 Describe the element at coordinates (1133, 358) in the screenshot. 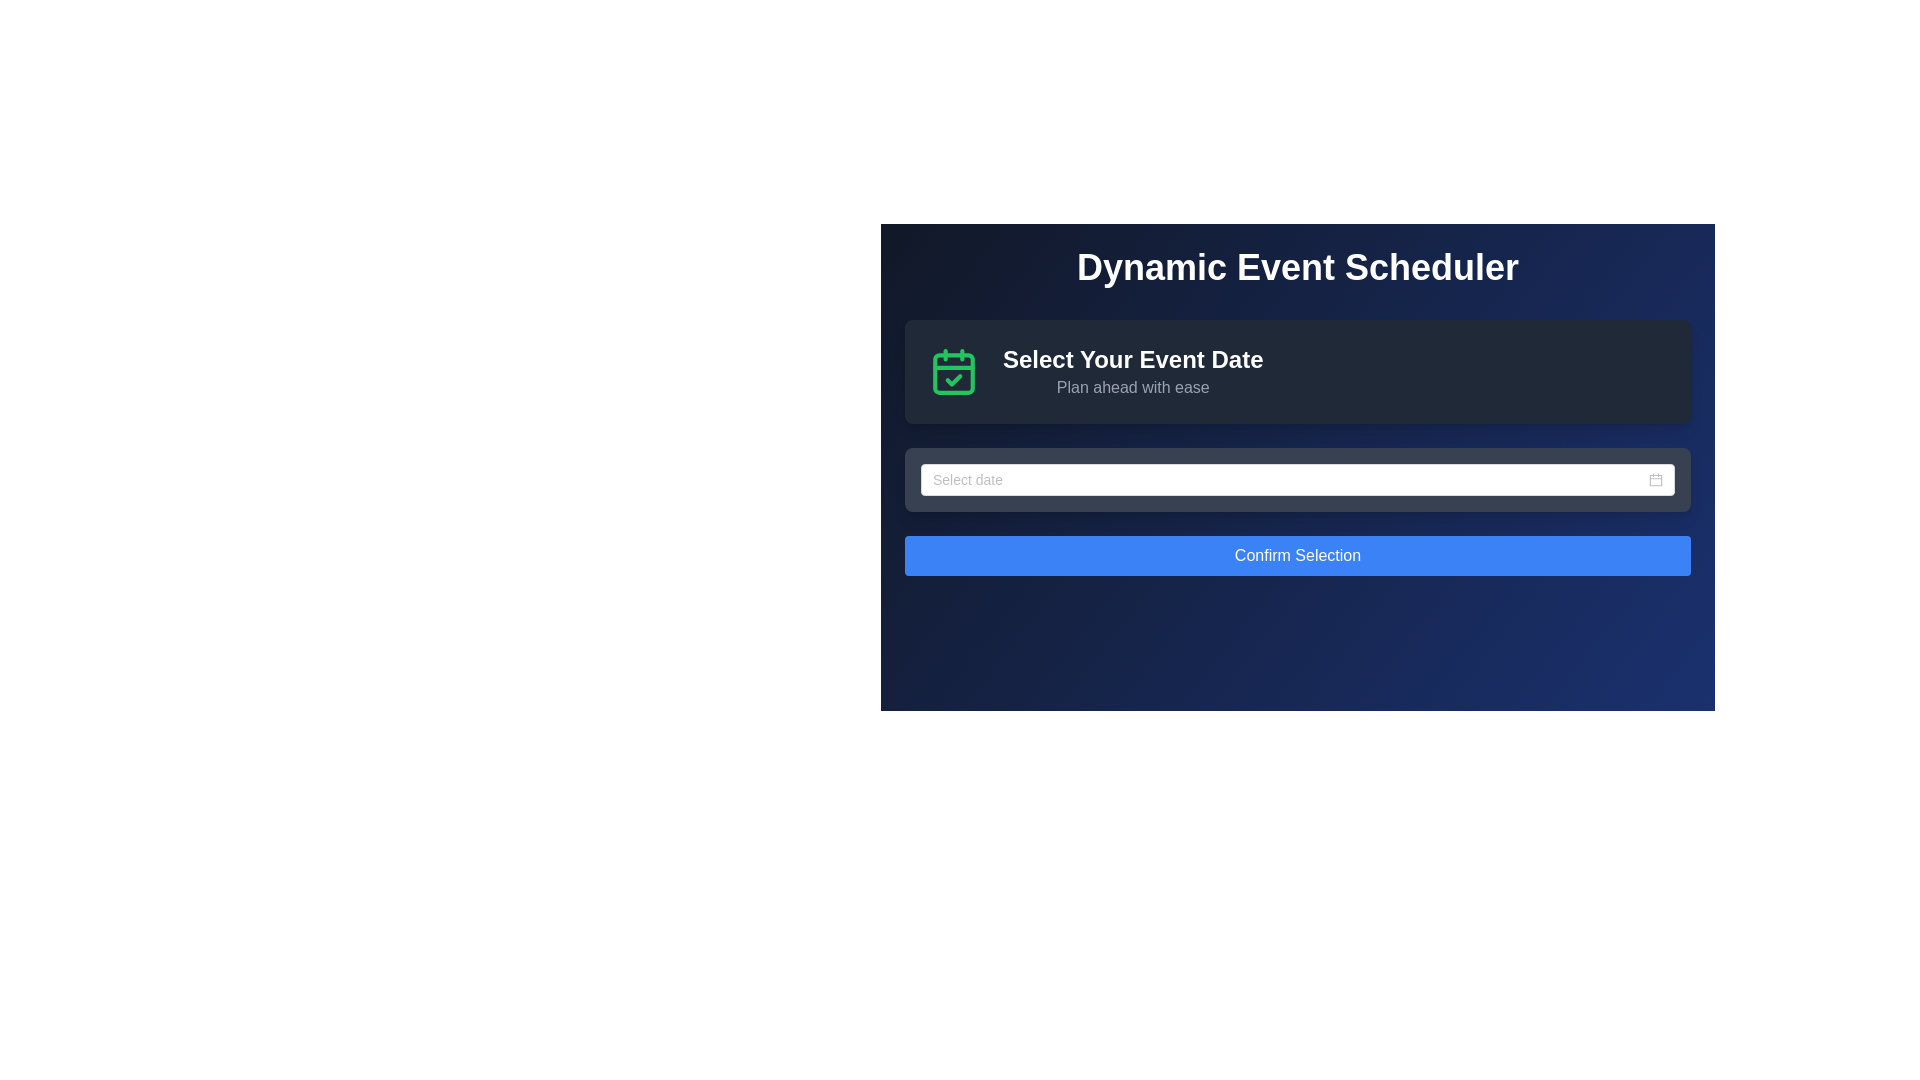

I see `the static text header indicating the primary focus of the section for selecting an event date, located at the top-center of the interface below 'Dynamic Event Scheduler'` at that location.